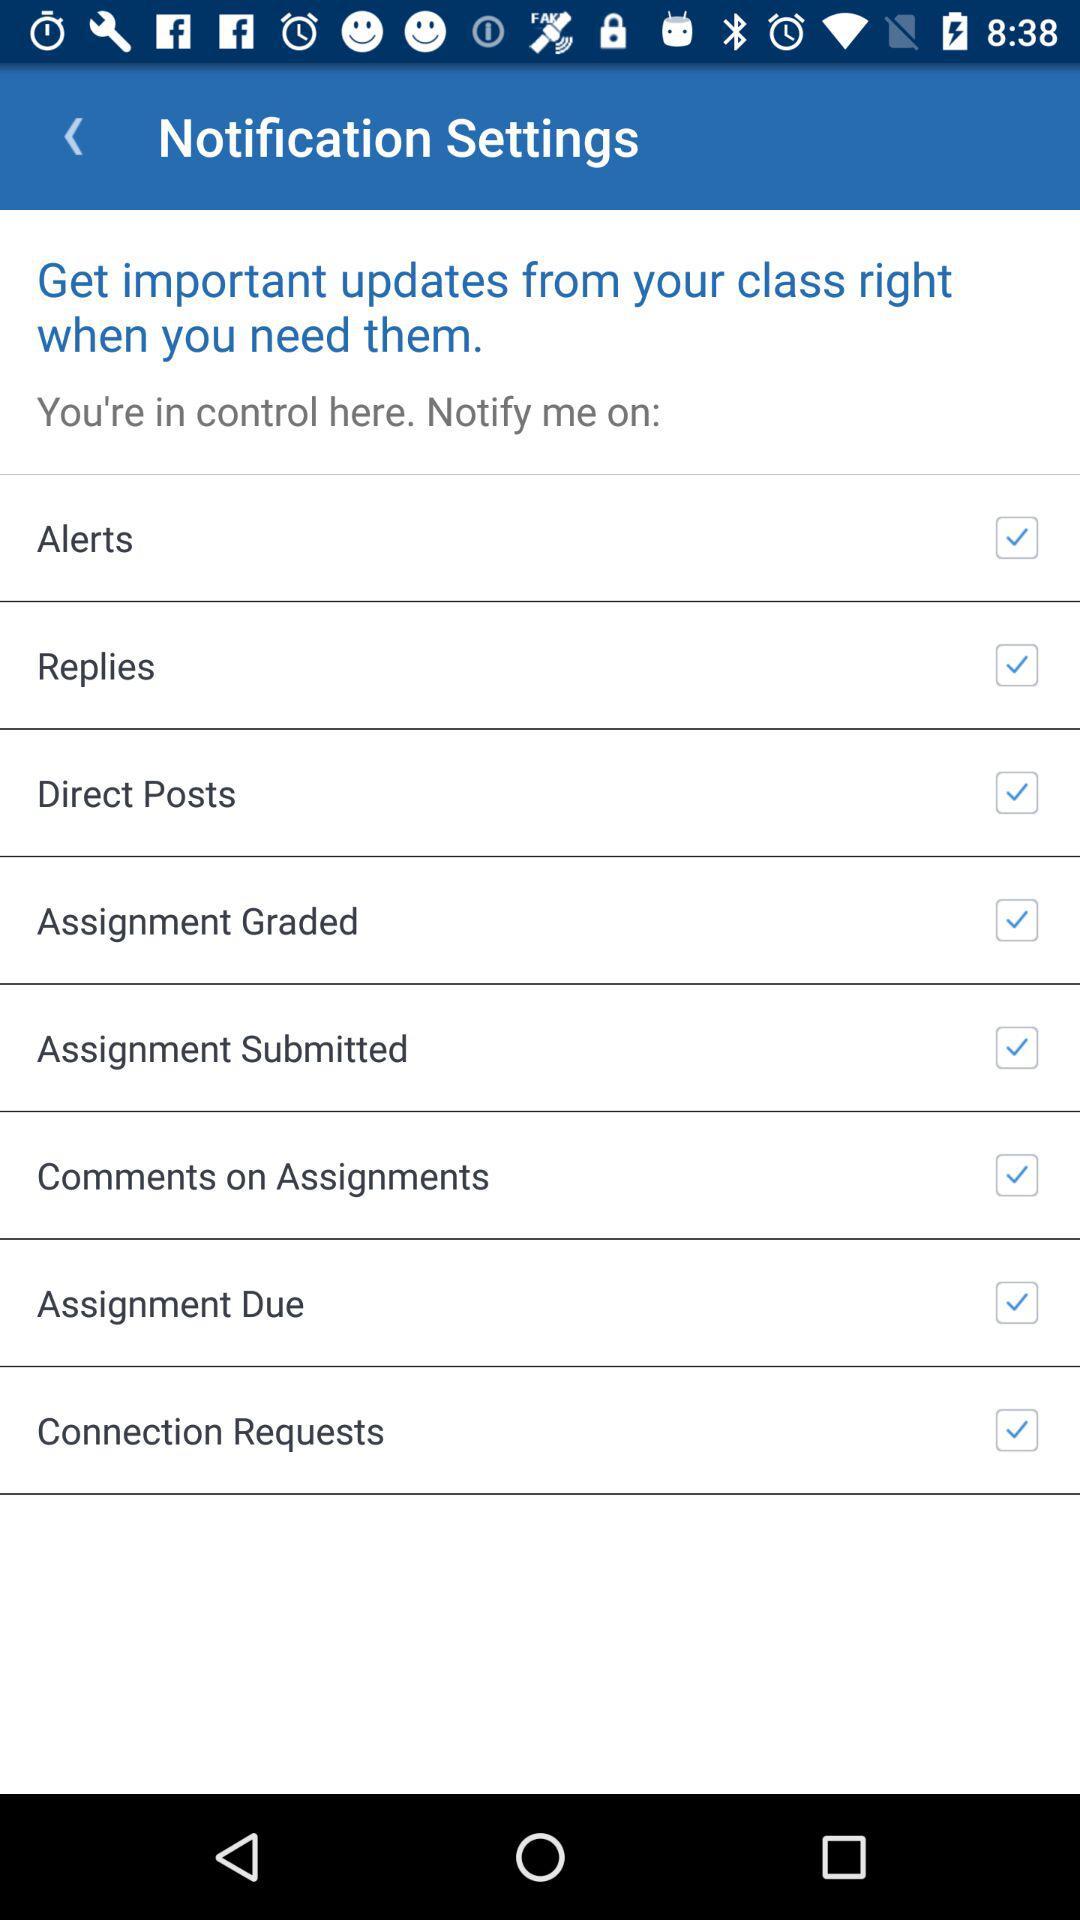 The width and height of the screenshot is (1080, 1920). What do you see at coordinates (540, 1175) in the screenshot?
I see `item above assignment due` at bounding box center [540, 1175].